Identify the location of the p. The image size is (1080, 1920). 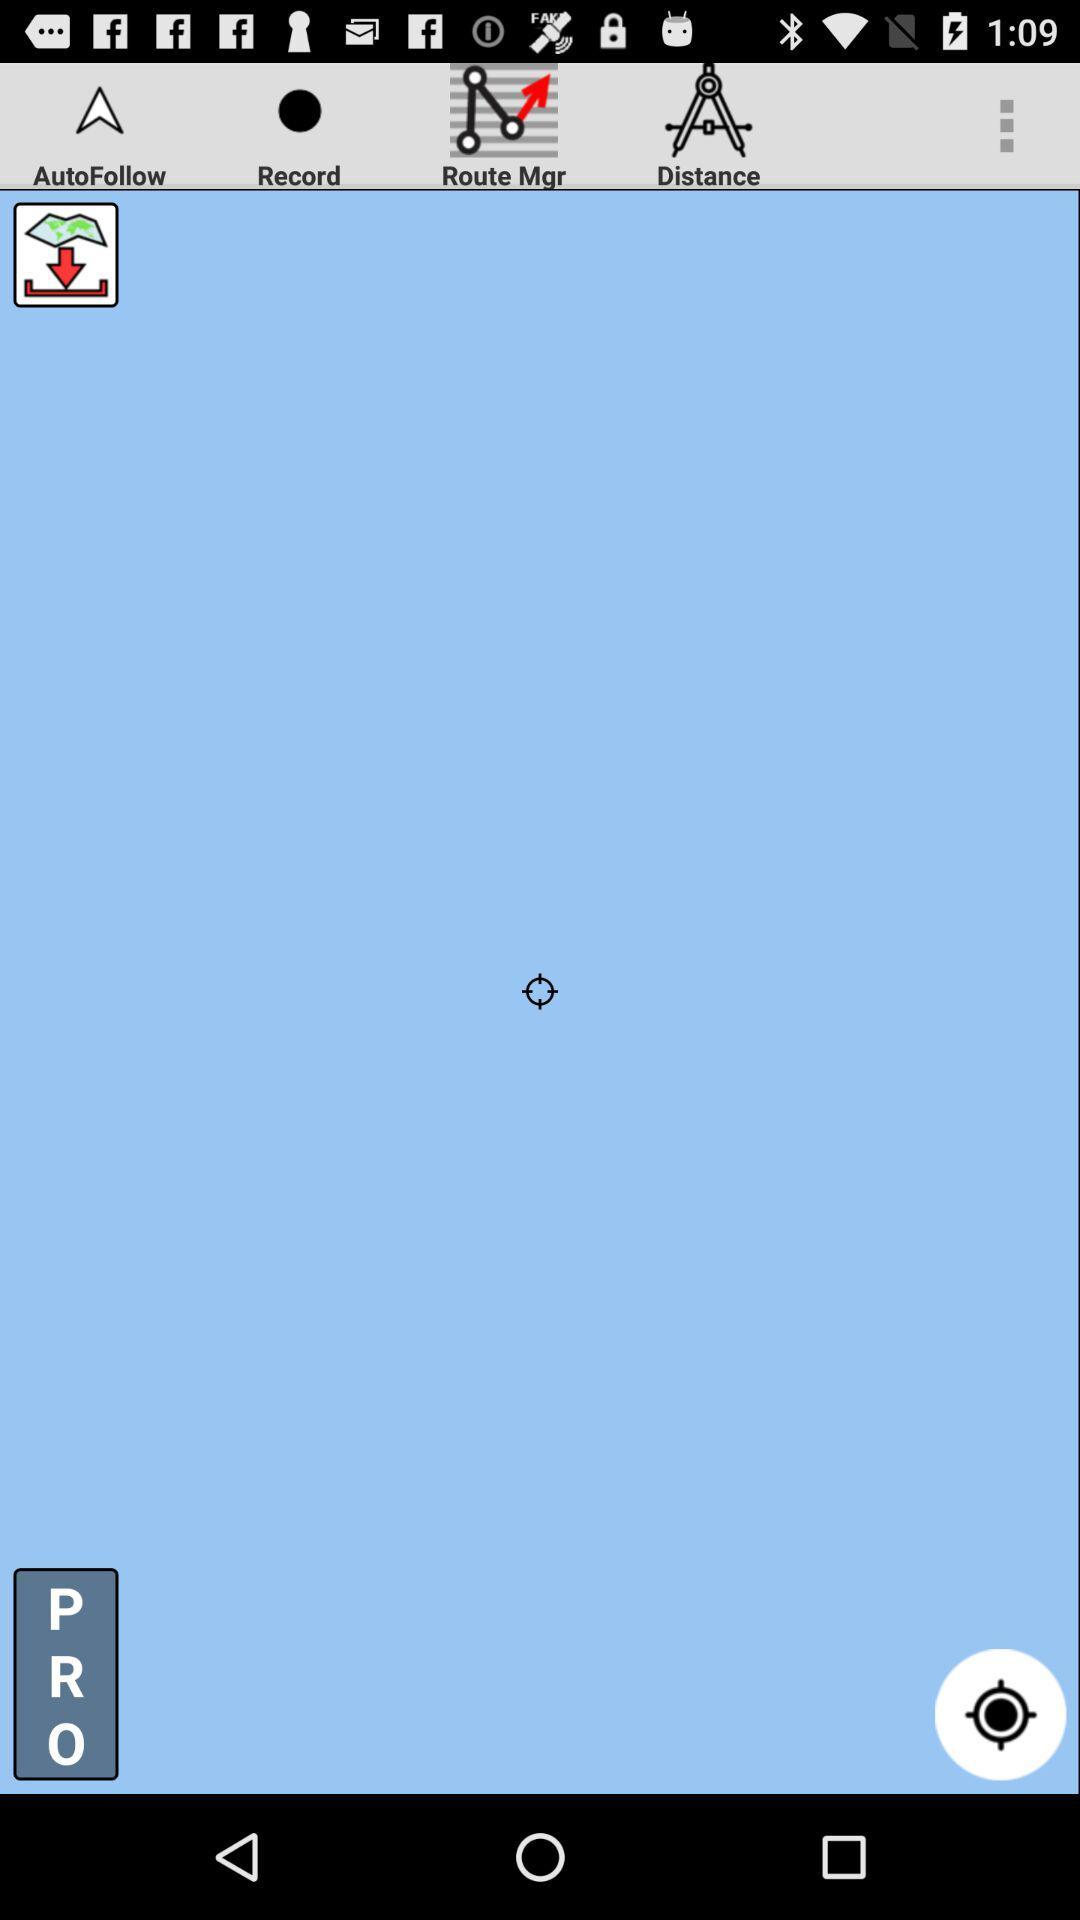
(64, 1674).